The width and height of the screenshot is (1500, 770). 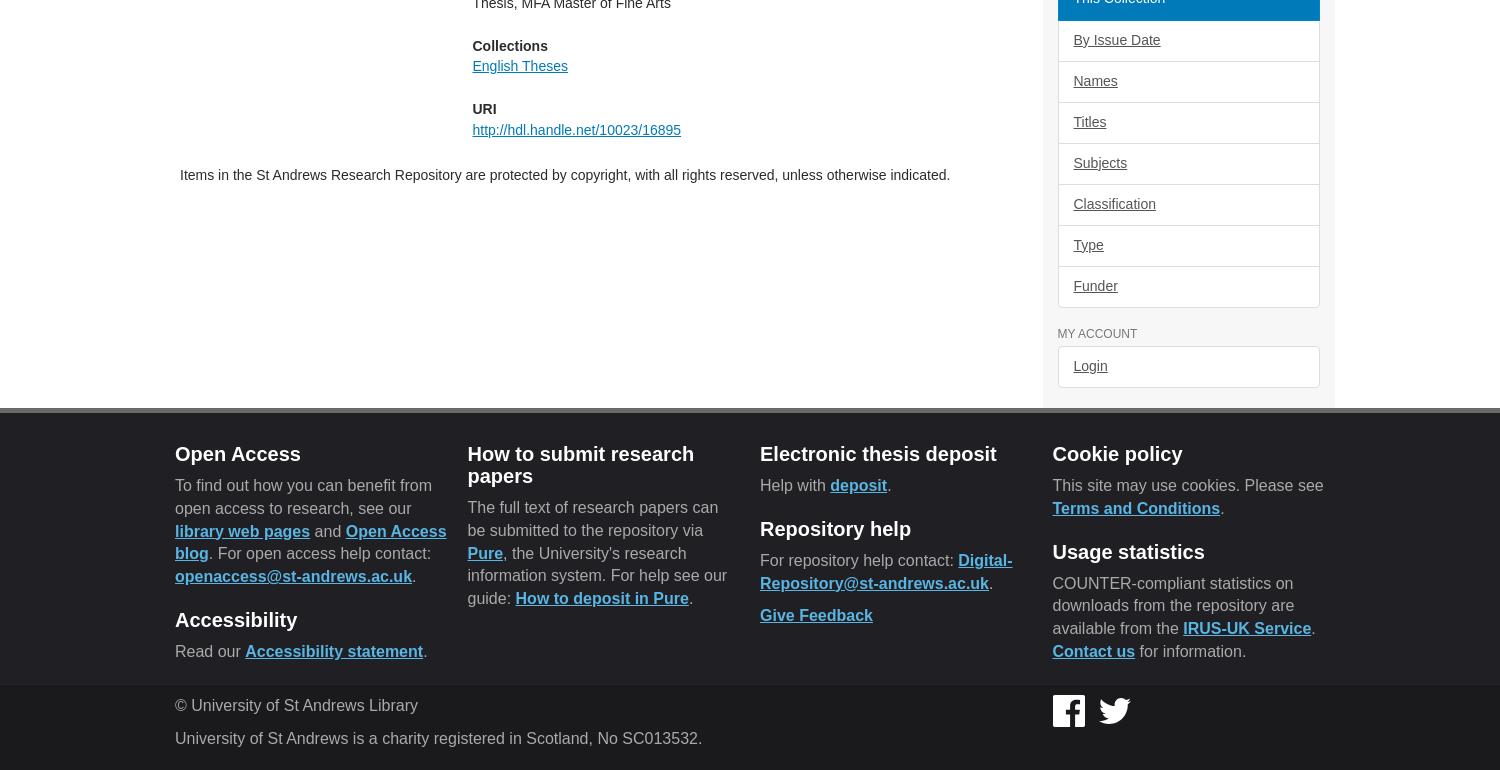 What do you see at coordinates (1094, 284) in the screenshot?
I see `'Funder'` at bounding box center [1094, 284].